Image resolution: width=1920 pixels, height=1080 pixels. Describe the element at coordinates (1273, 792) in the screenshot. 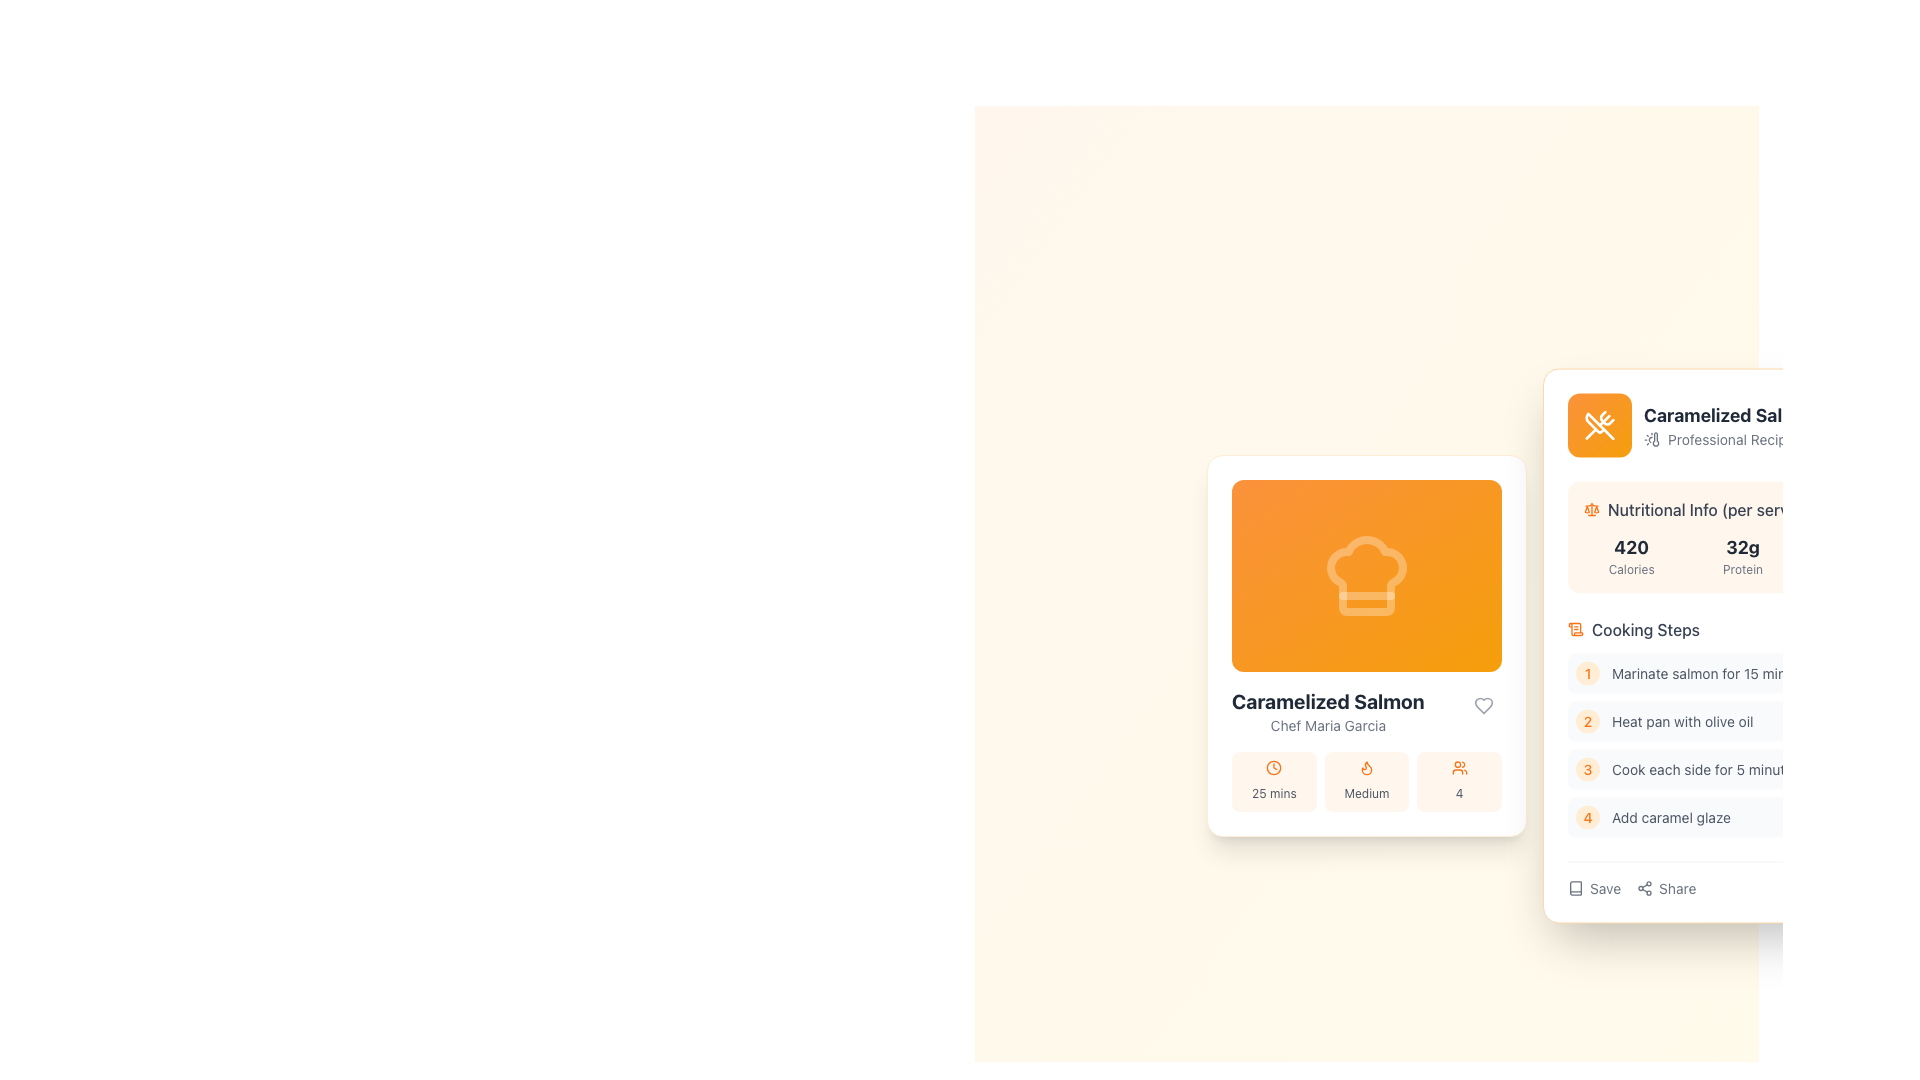

I see `the static text label displaying '25 mins', which is located within a rounded rectangle and positioned below an orange clock icon` at that location.